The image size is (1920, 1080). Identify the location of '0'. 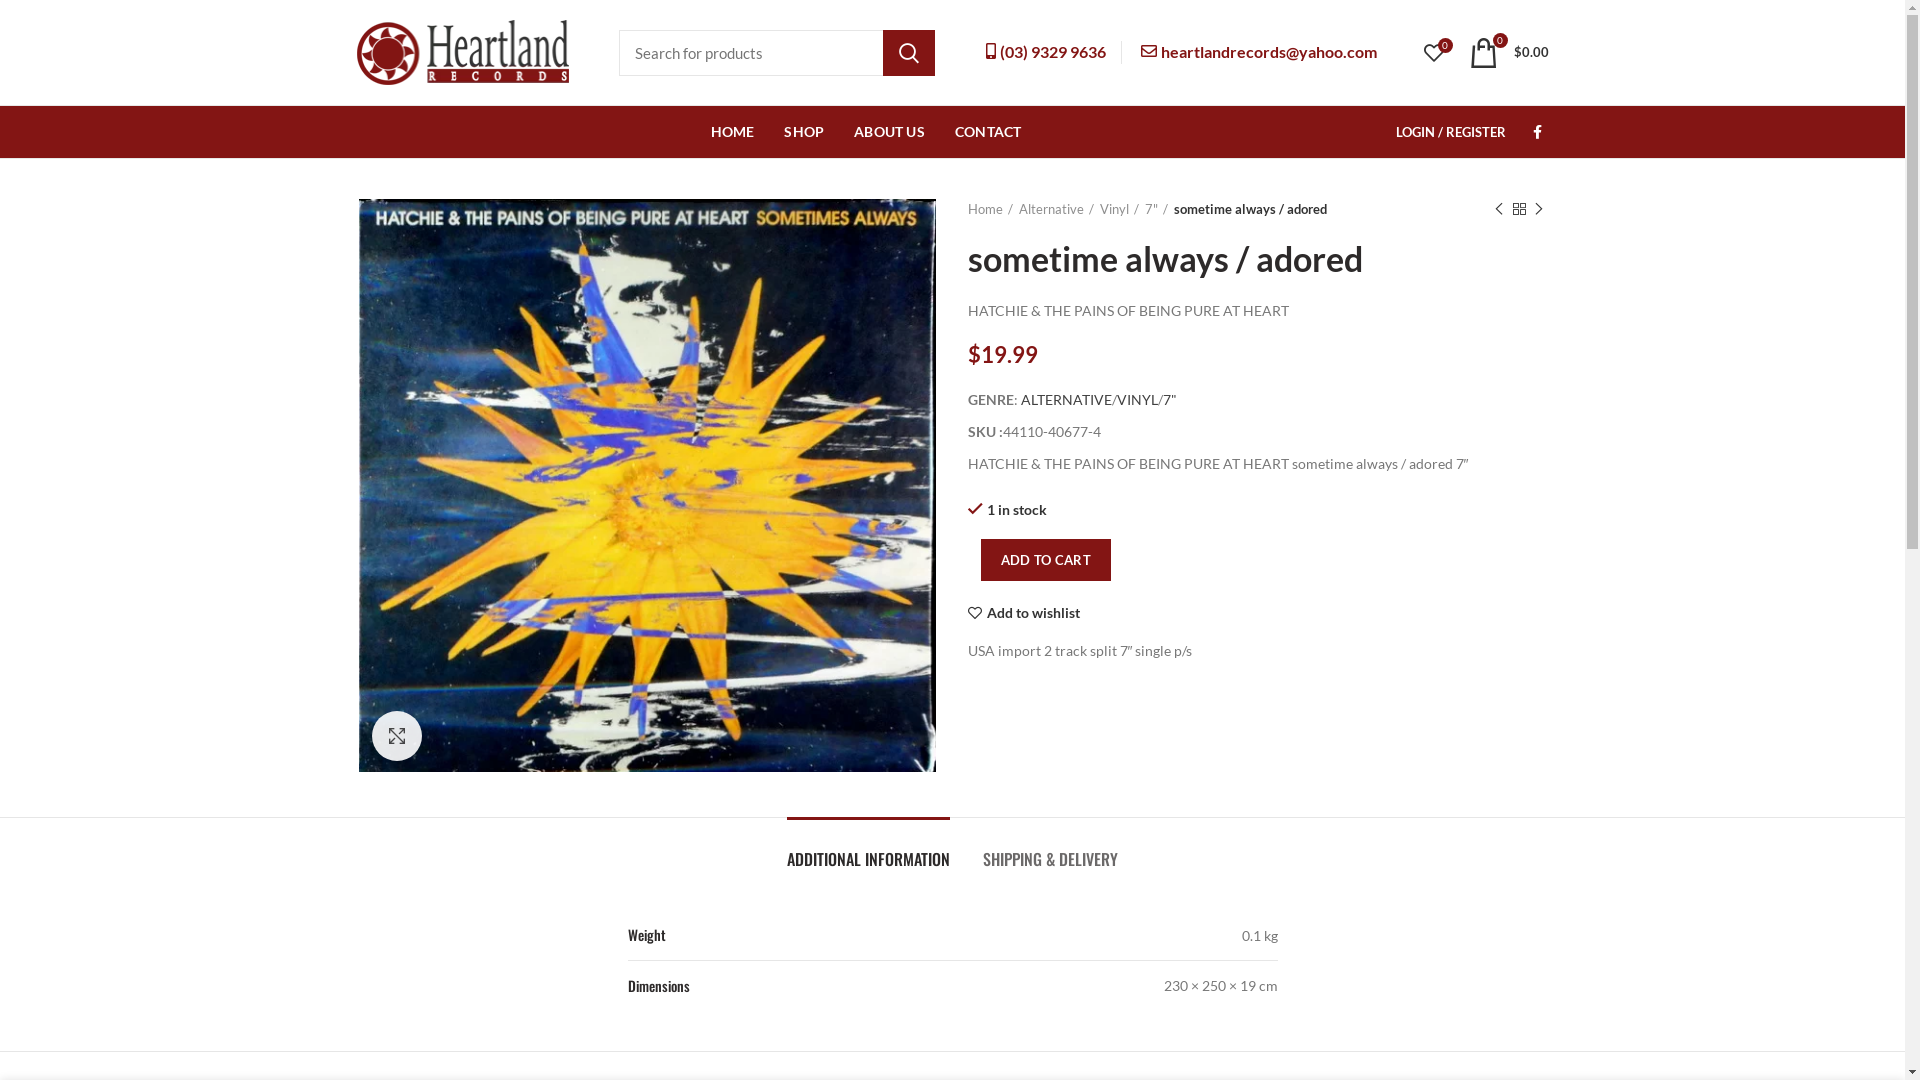
(1433, 50).